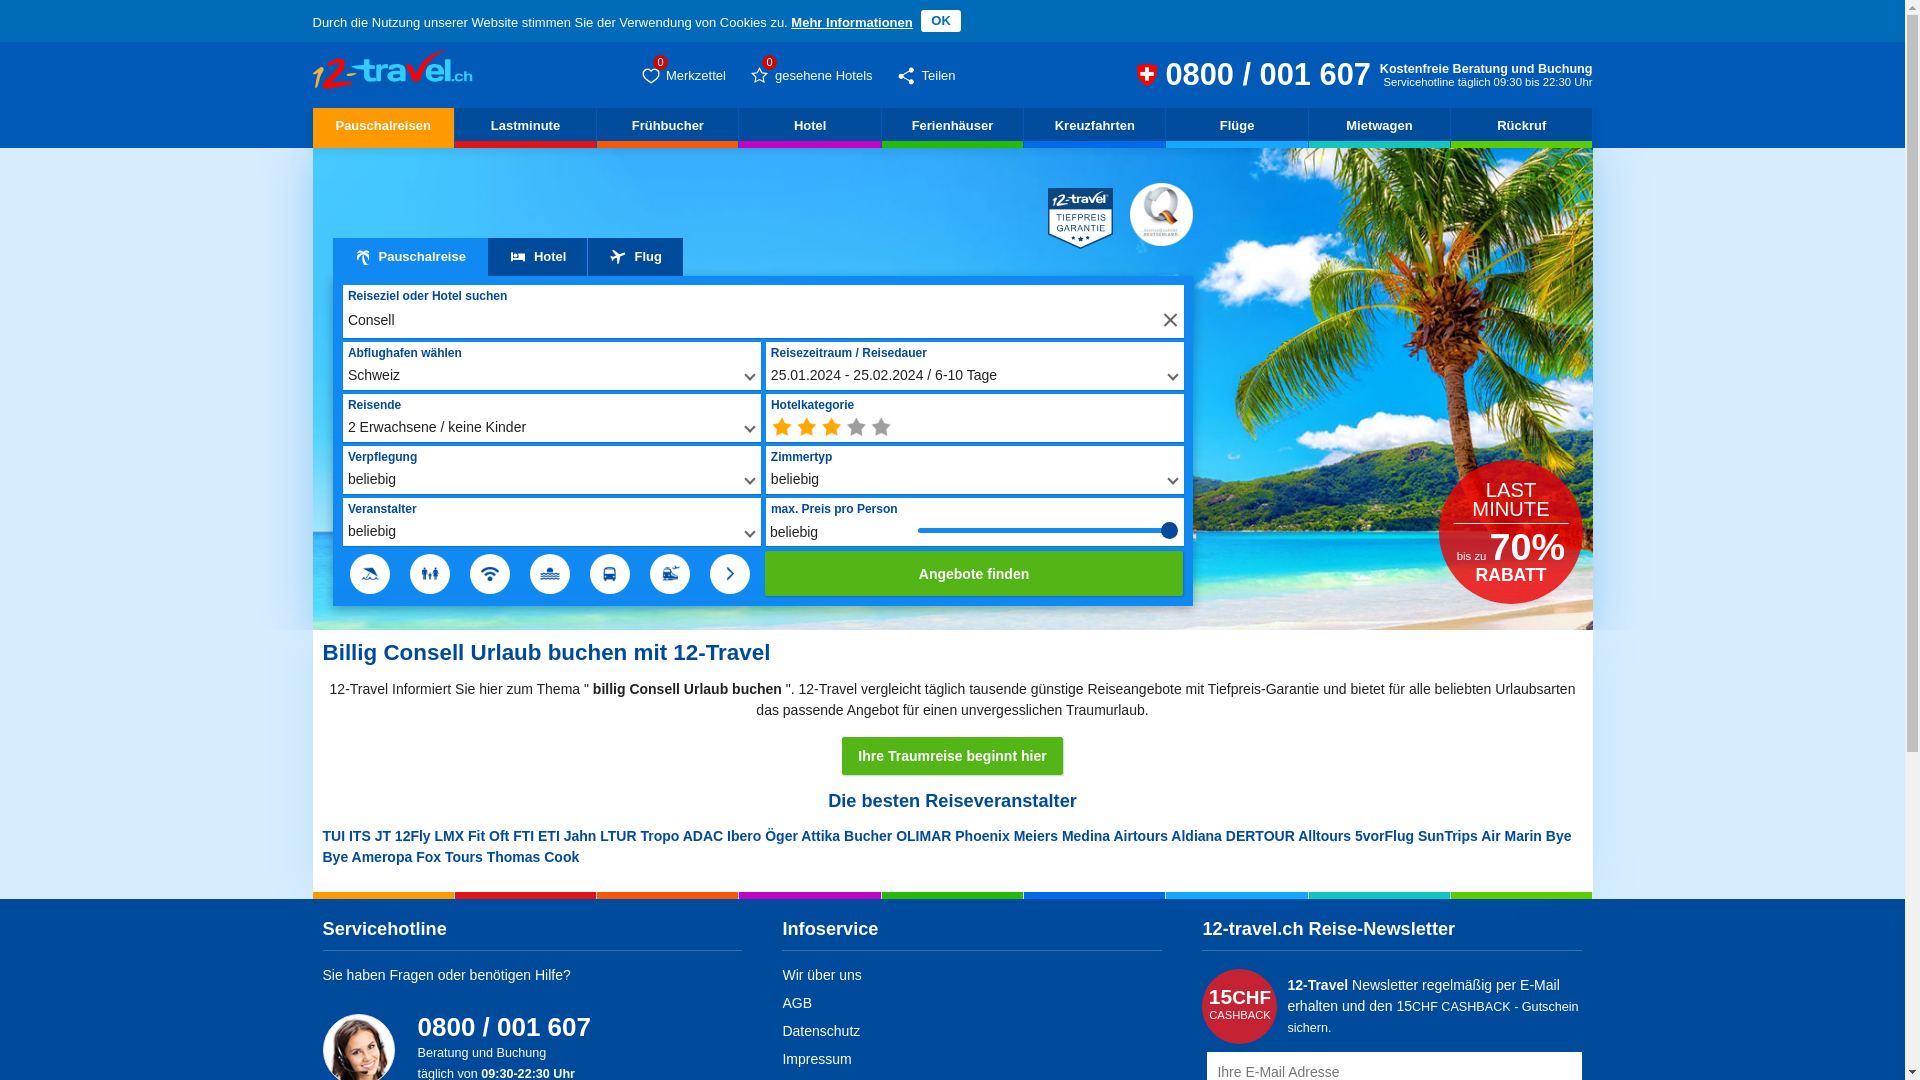 The width and height of the screenshot is (1920, 1080). Describe the element at coordinates (537, 256) in the screenshot. I see `'Hotel'` at that location.